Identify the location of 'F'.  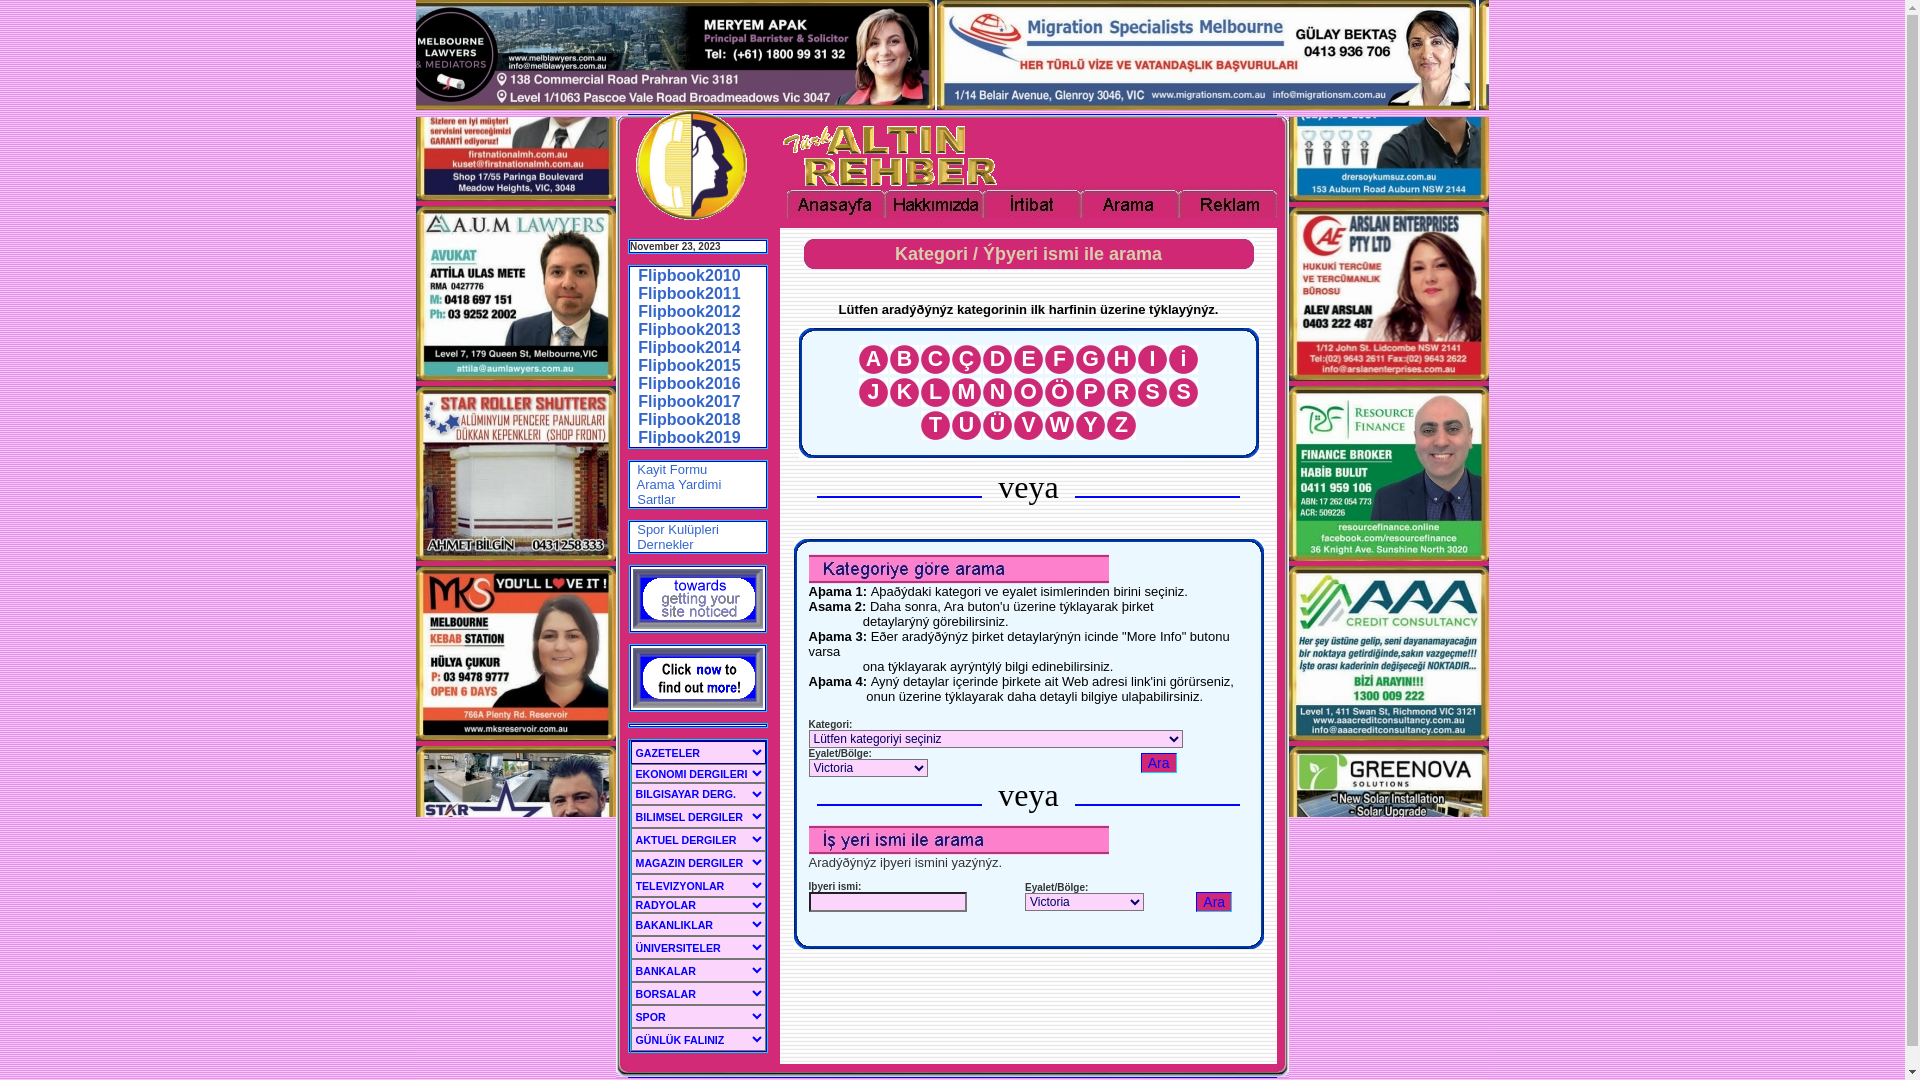
(1058, 362).